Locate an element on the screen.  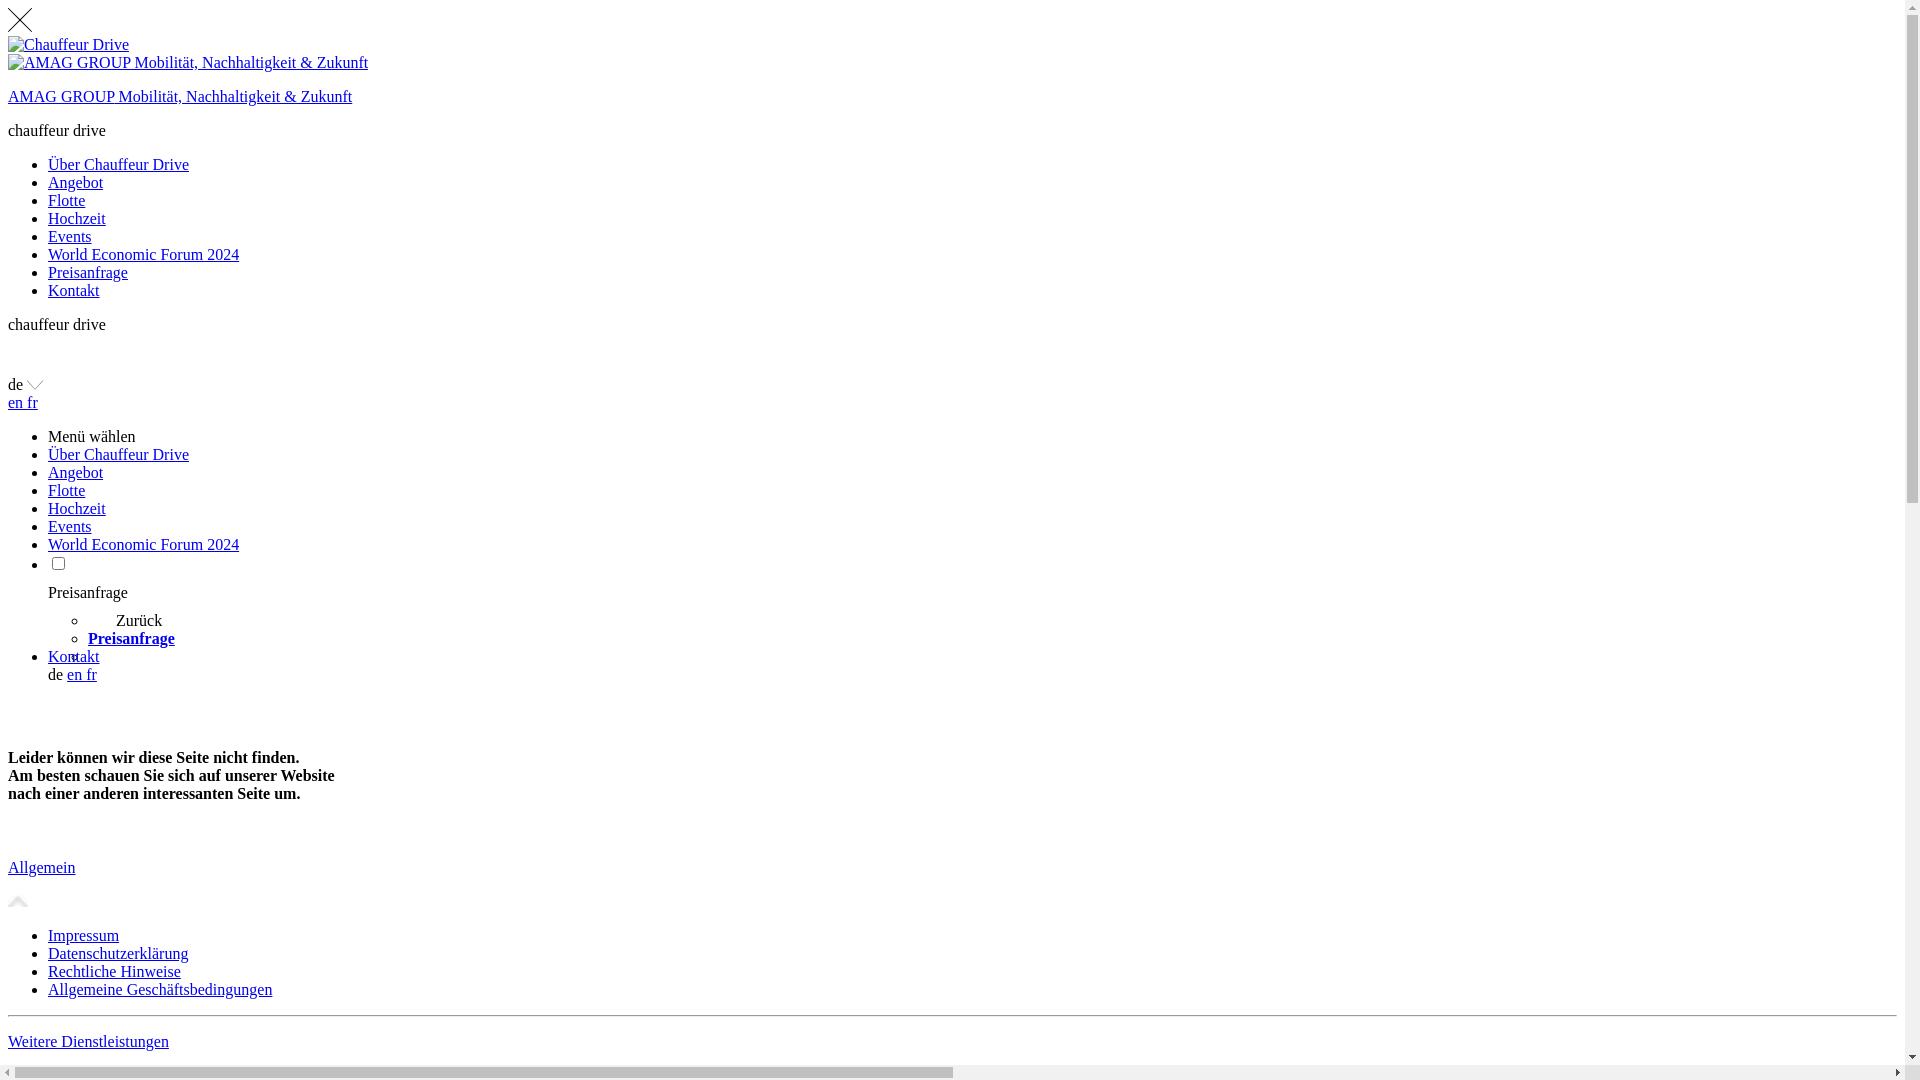
'Preisanfrage' is located at coordinates (86, 272).